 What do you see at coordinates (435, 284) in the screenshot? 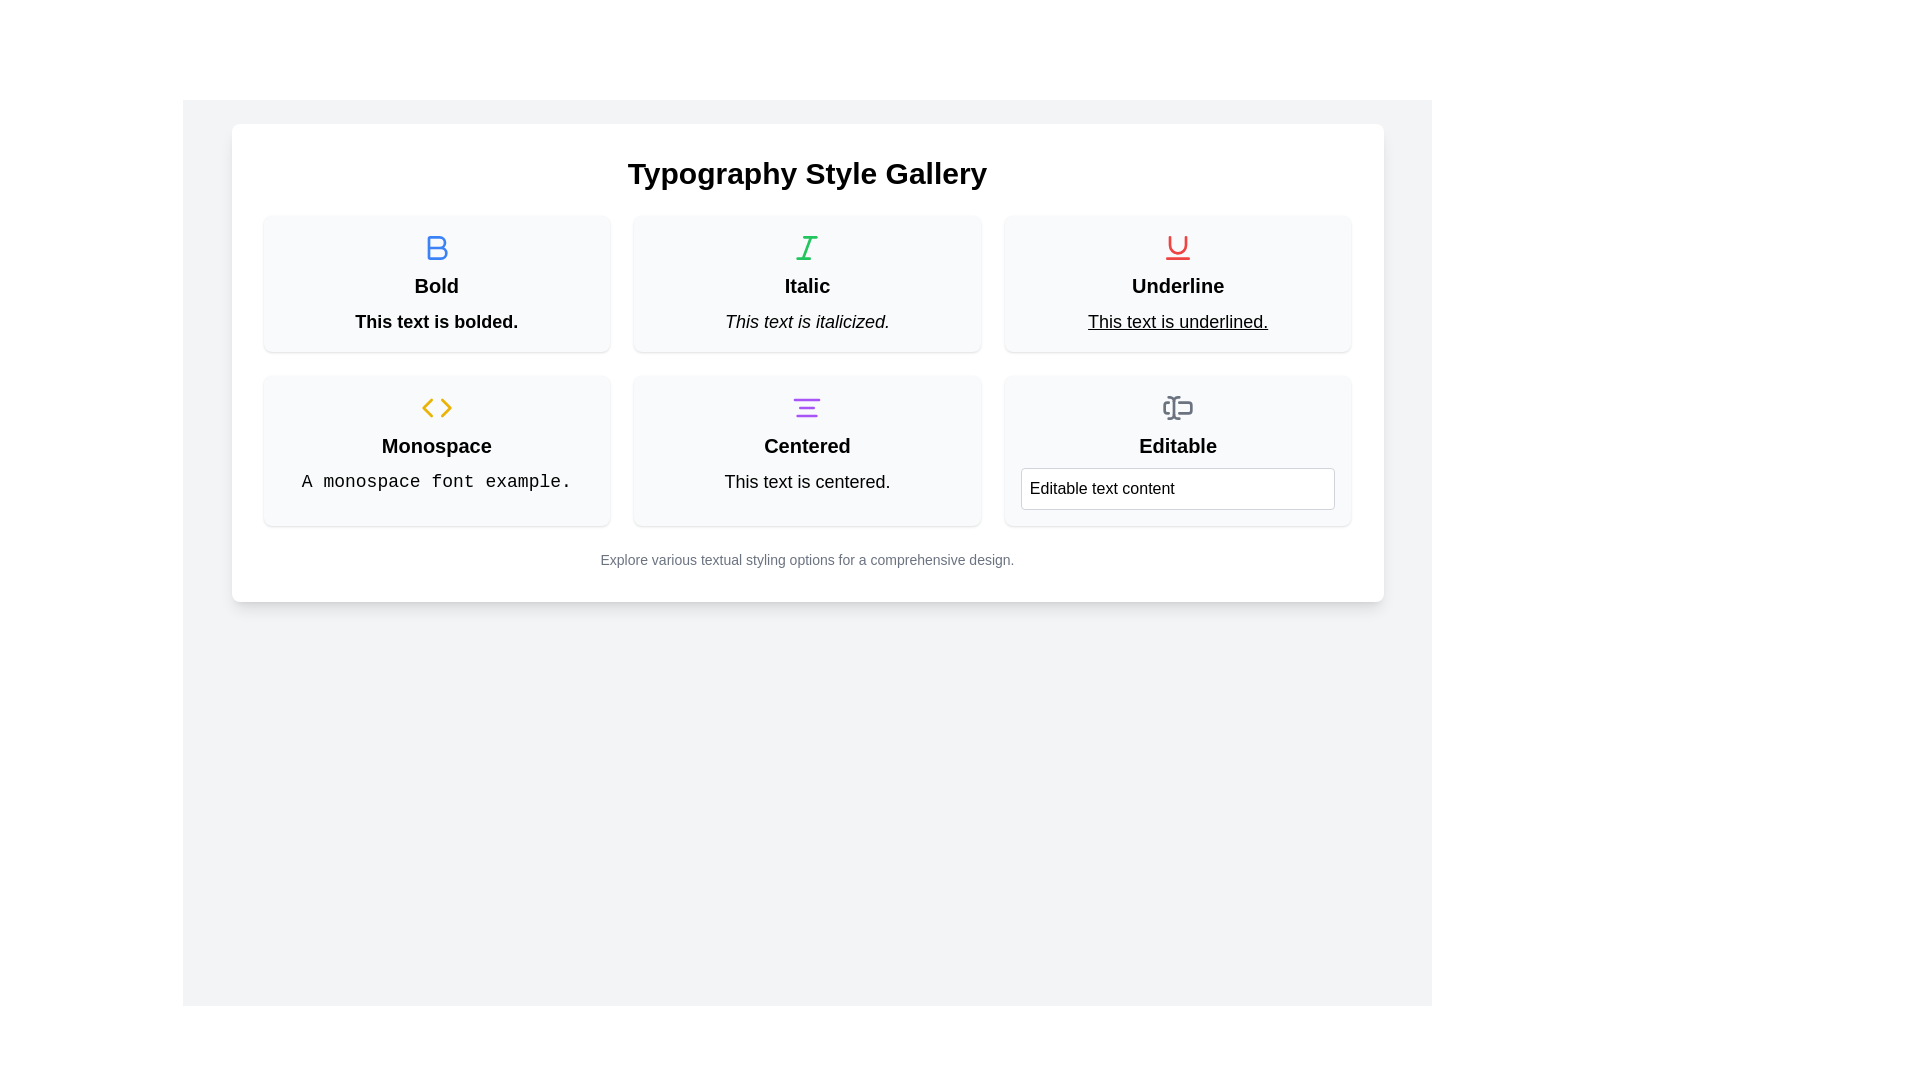
I see `the description of the bold text styling visual card, which is the first tile in a grid layout of six tiles` at bounding box center [435, 284].